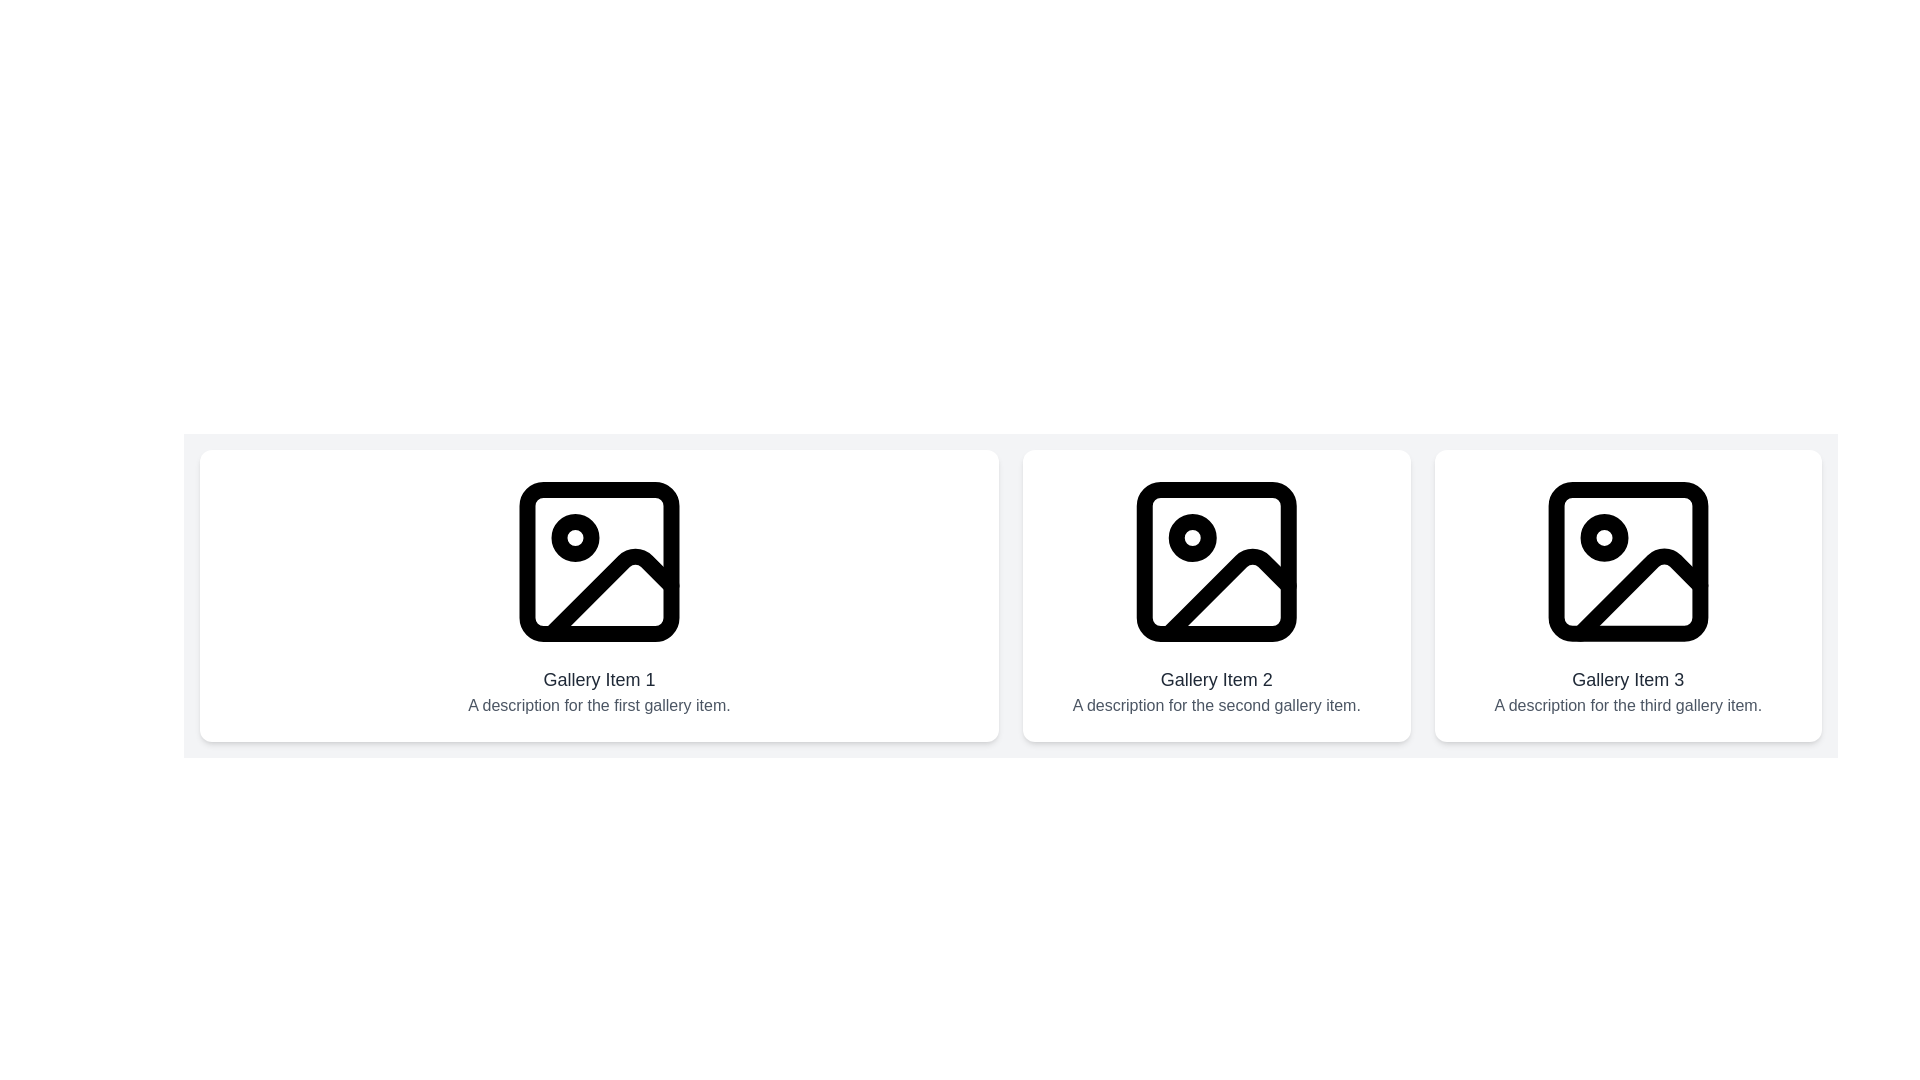 The image size is (1920, 1080). What do you see at coordinates (1604, 536) in the screenshot?
I see `the small circular shape with a white fill and black border located in the top-left area of the third gallery item icon` at bounding box center [1604, 536].